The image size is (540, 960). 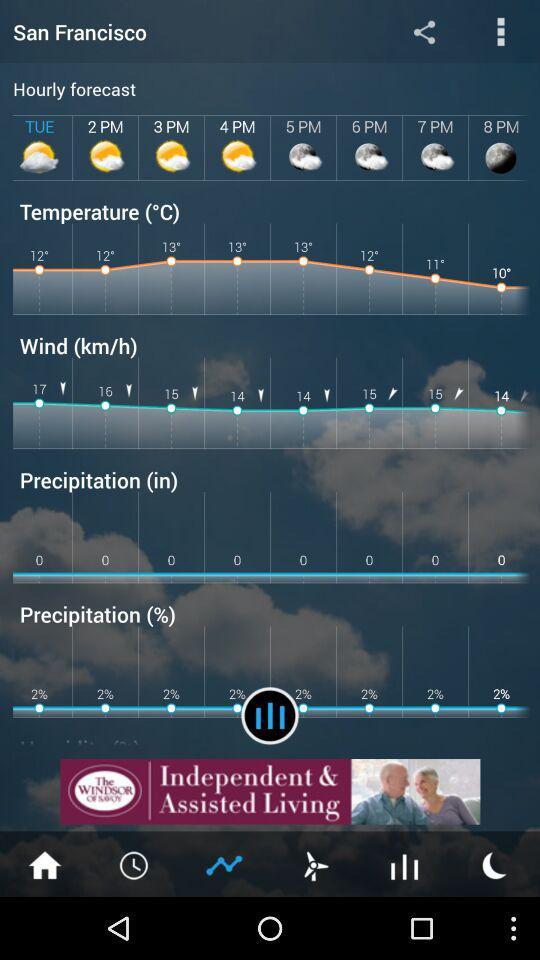 I want to click on the weather option, so click(x=314, y=863).